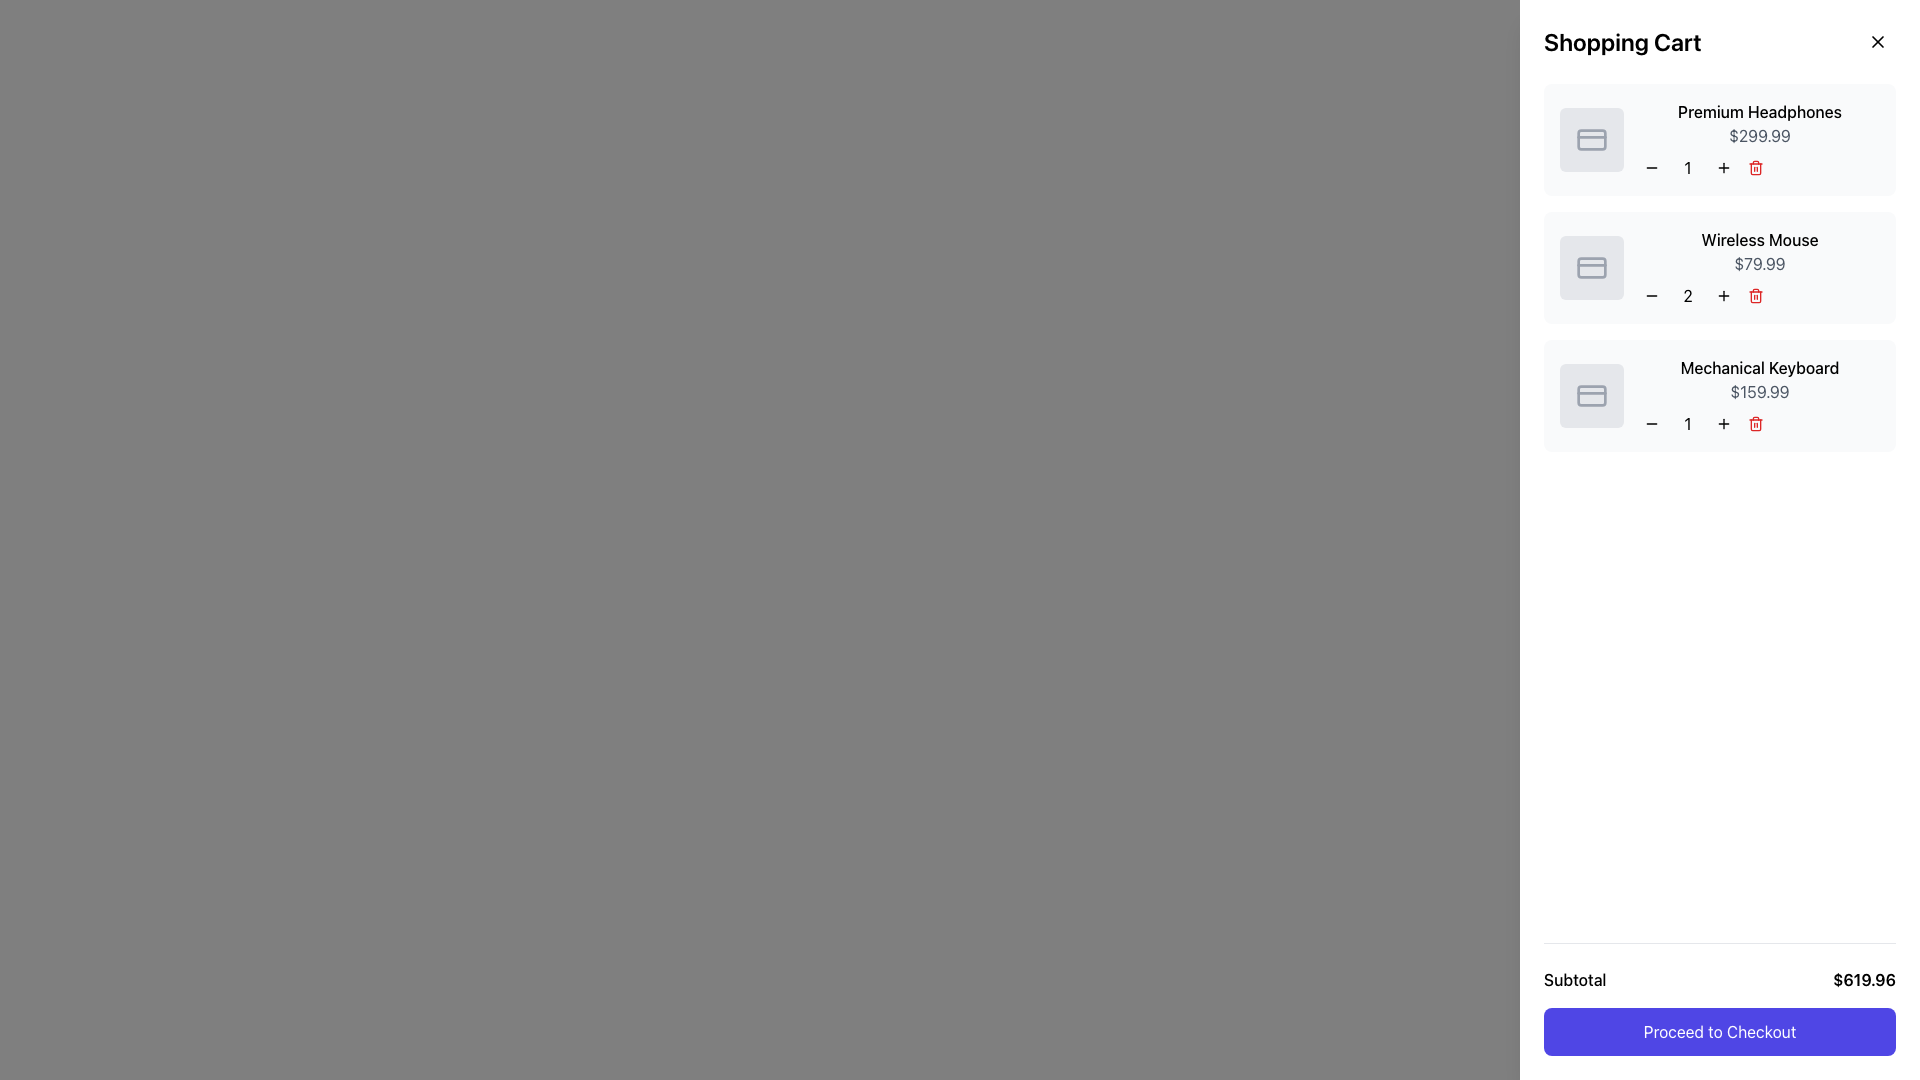 This screenshot has height=1080, width=1920. Describe the element at coordinates (1876, 42) in the screenshot. I see `the close button located in the top-right corner of the shopping cart interface` at that location.